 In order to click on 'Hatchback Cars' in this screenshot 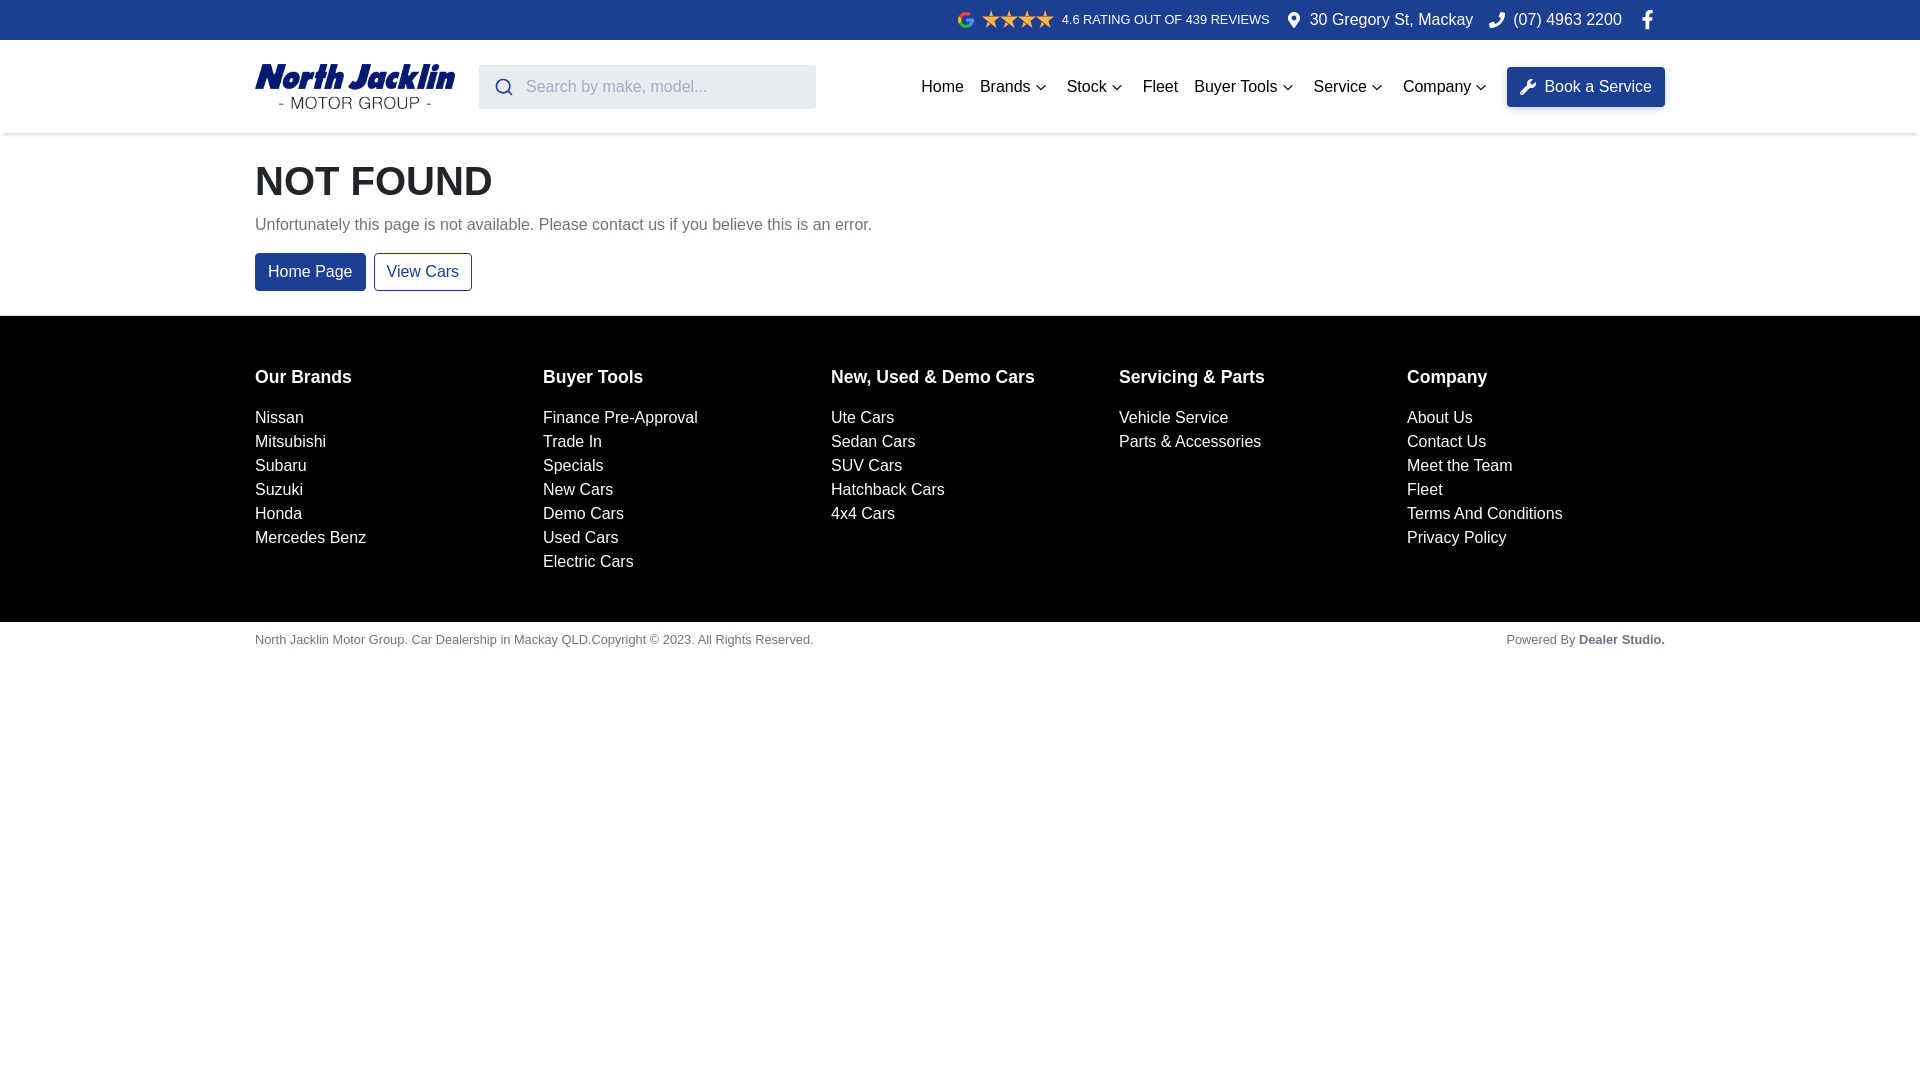, I will do `click(887, 489)`.